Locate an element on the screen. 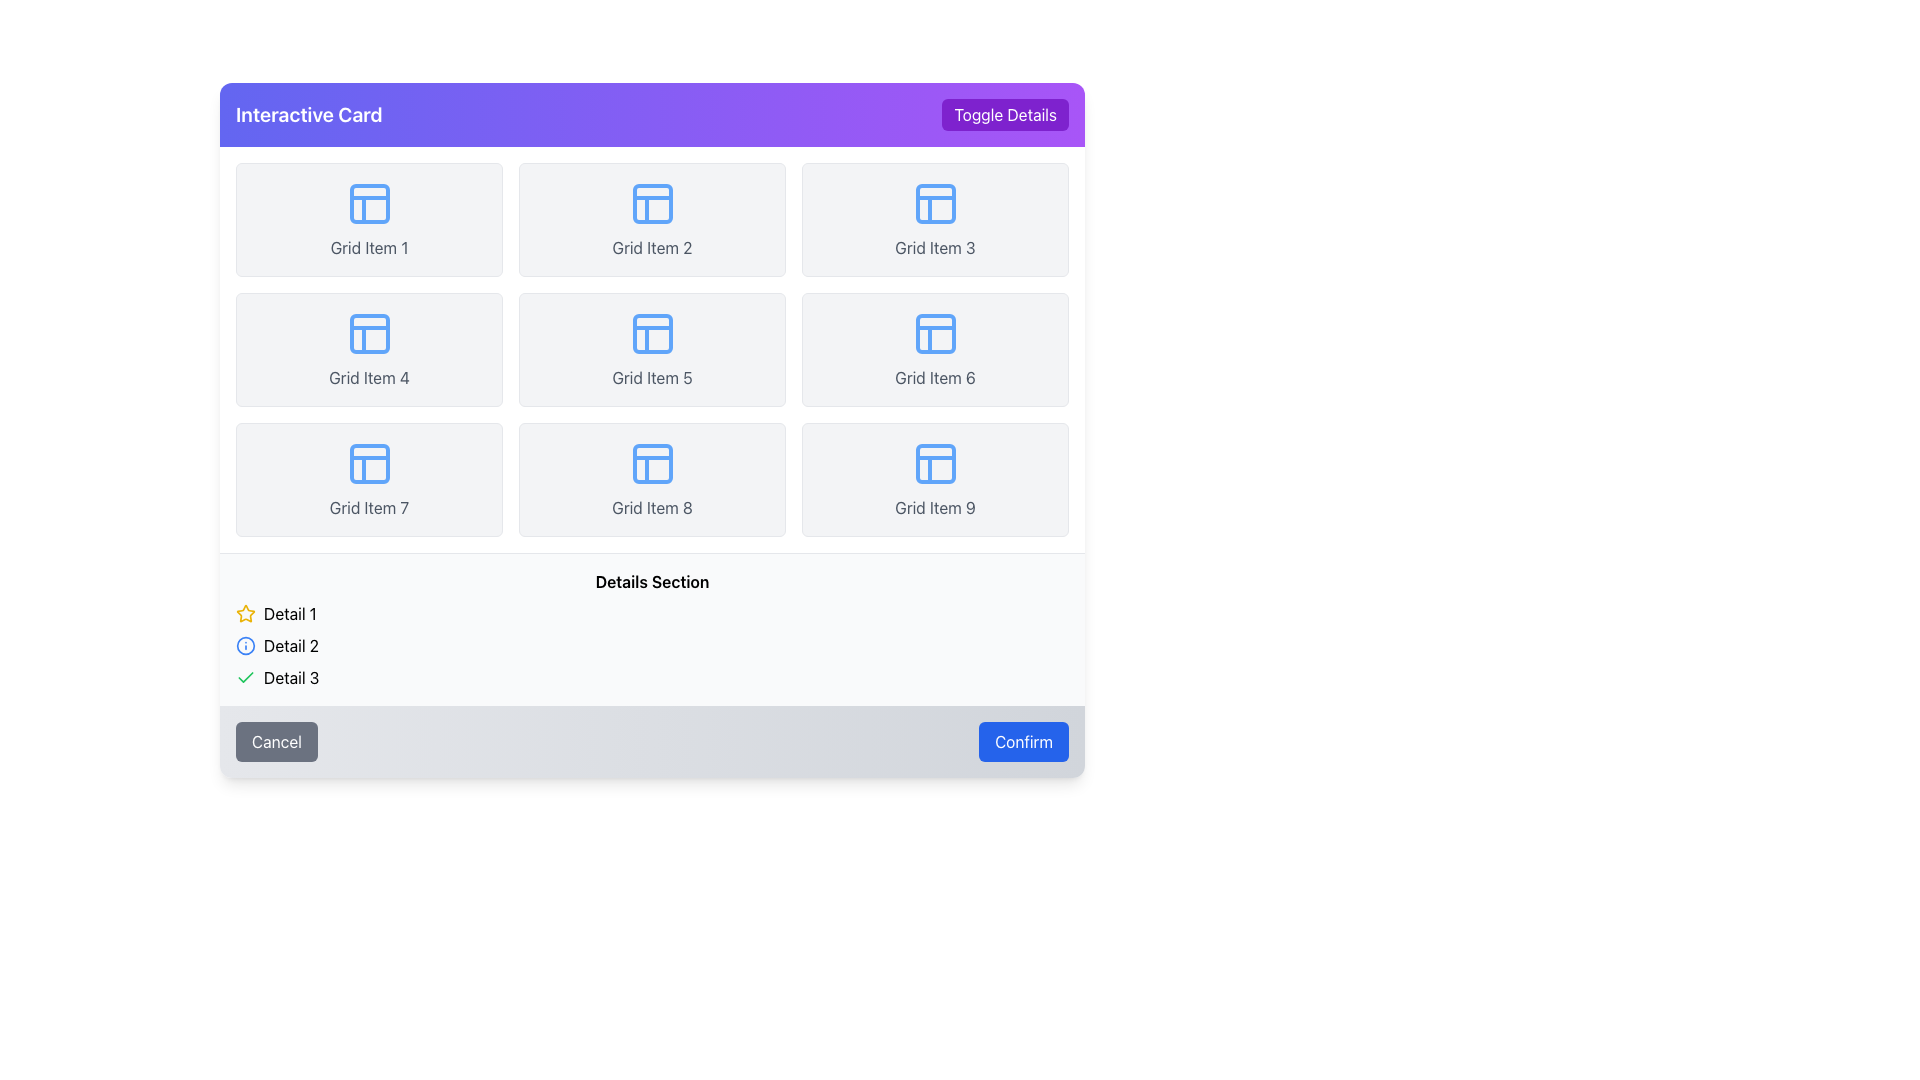 The image size is (1920, 1080). the button in the top-right corner of the 'Interactive Card' panel to observe hover effects is located at coordinates (1005, 115).